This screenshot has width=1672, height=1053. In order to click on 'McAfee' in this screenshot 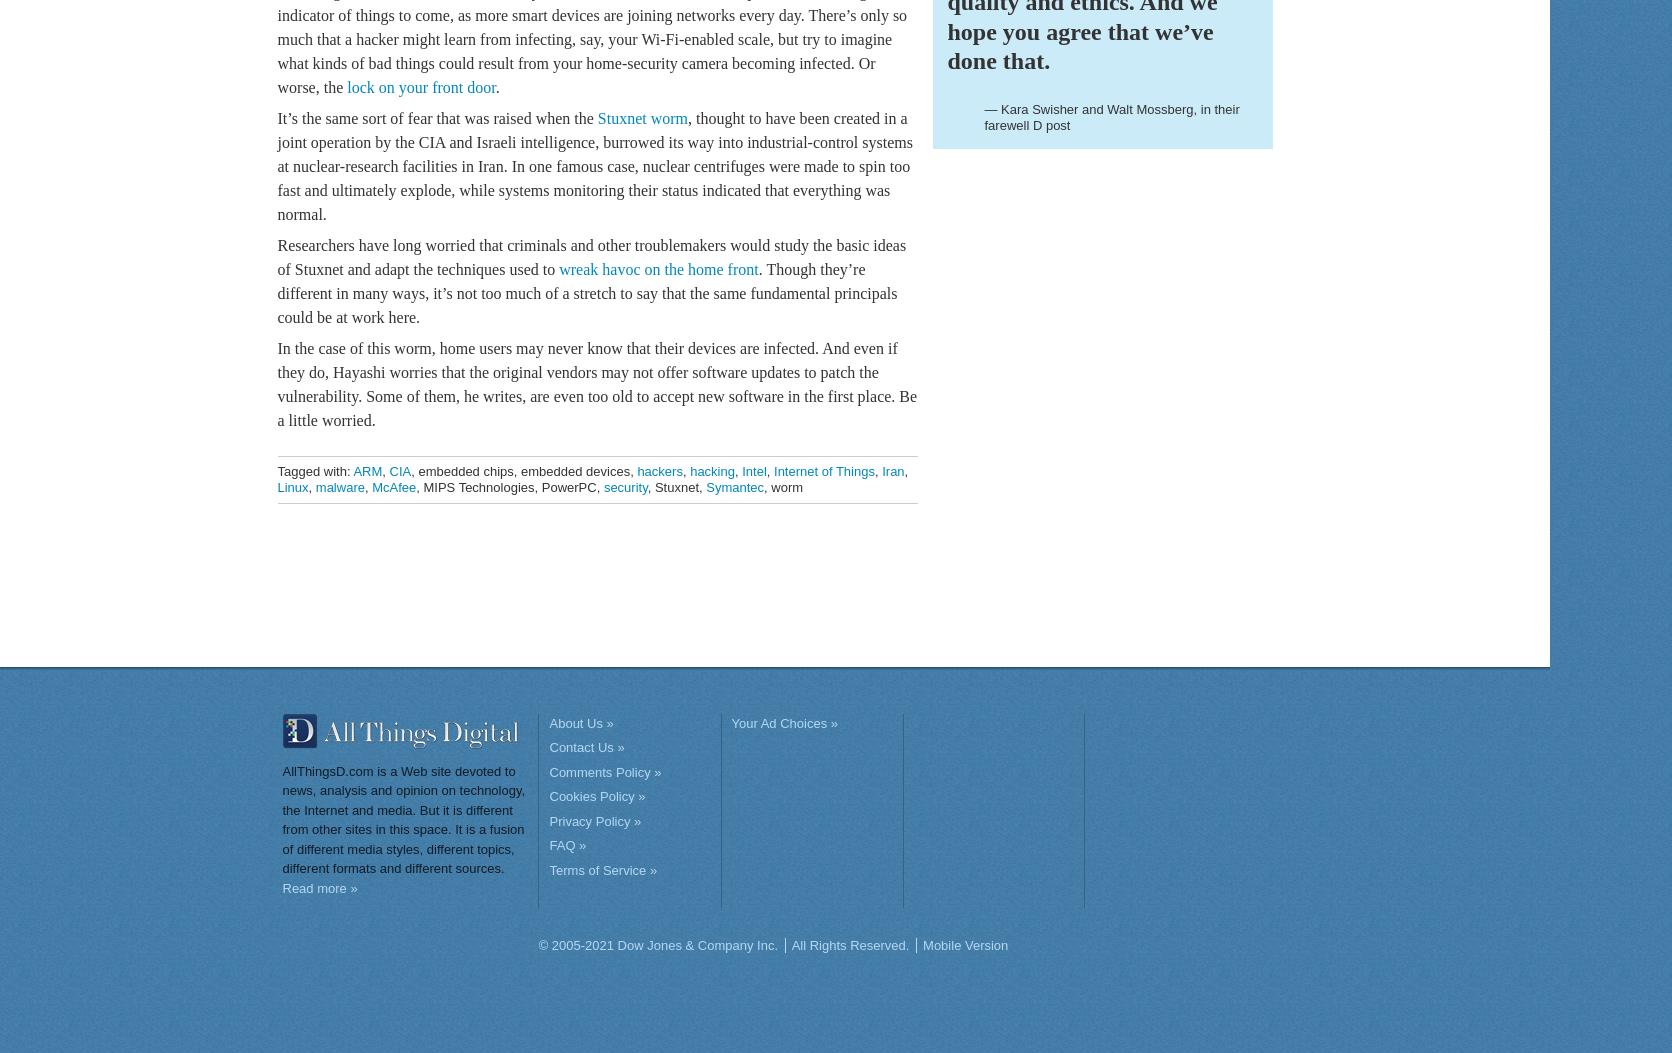, I will do `click(392, 486)`.